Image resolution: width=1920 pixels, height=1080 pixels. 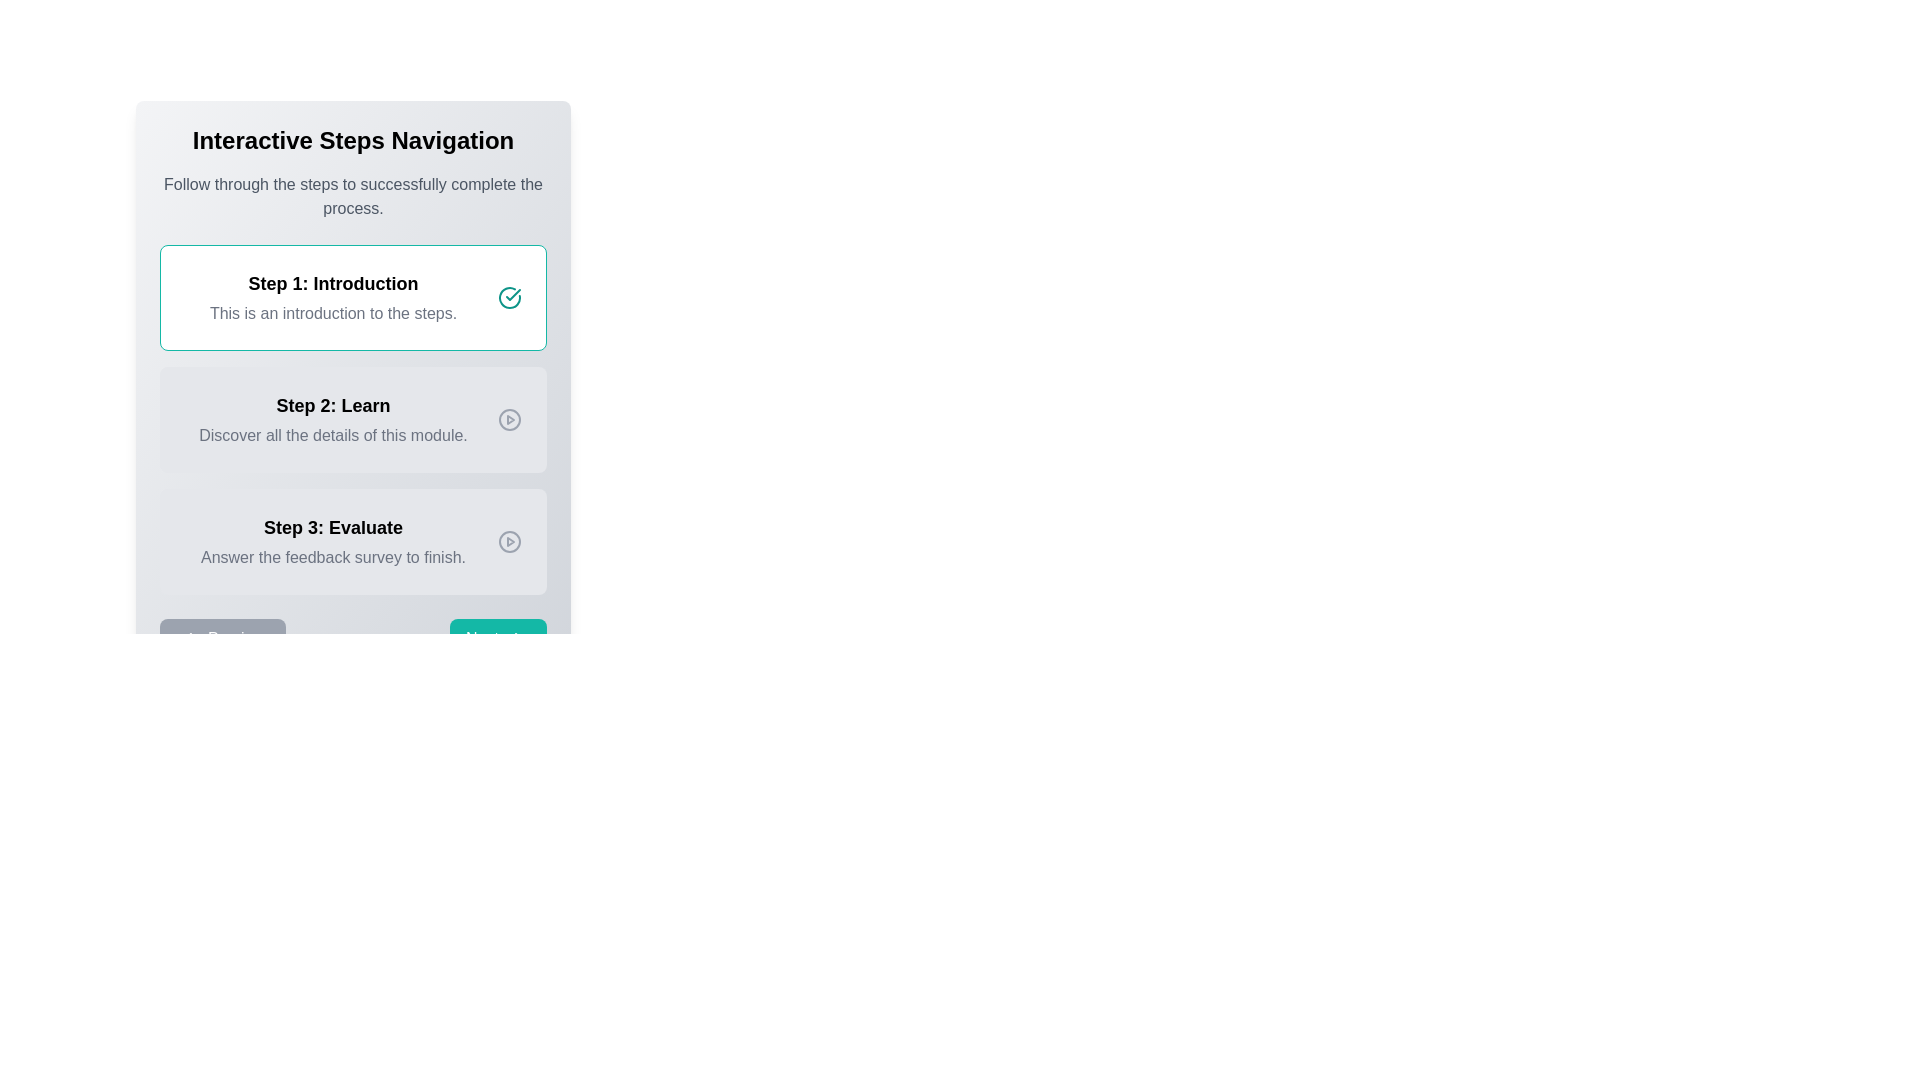 I want to click on the text block displaying 'Answer the feedback survey to finish.' which is located beneath the heading 'Step 3: Evaluate.', so click(x=333, y=558).